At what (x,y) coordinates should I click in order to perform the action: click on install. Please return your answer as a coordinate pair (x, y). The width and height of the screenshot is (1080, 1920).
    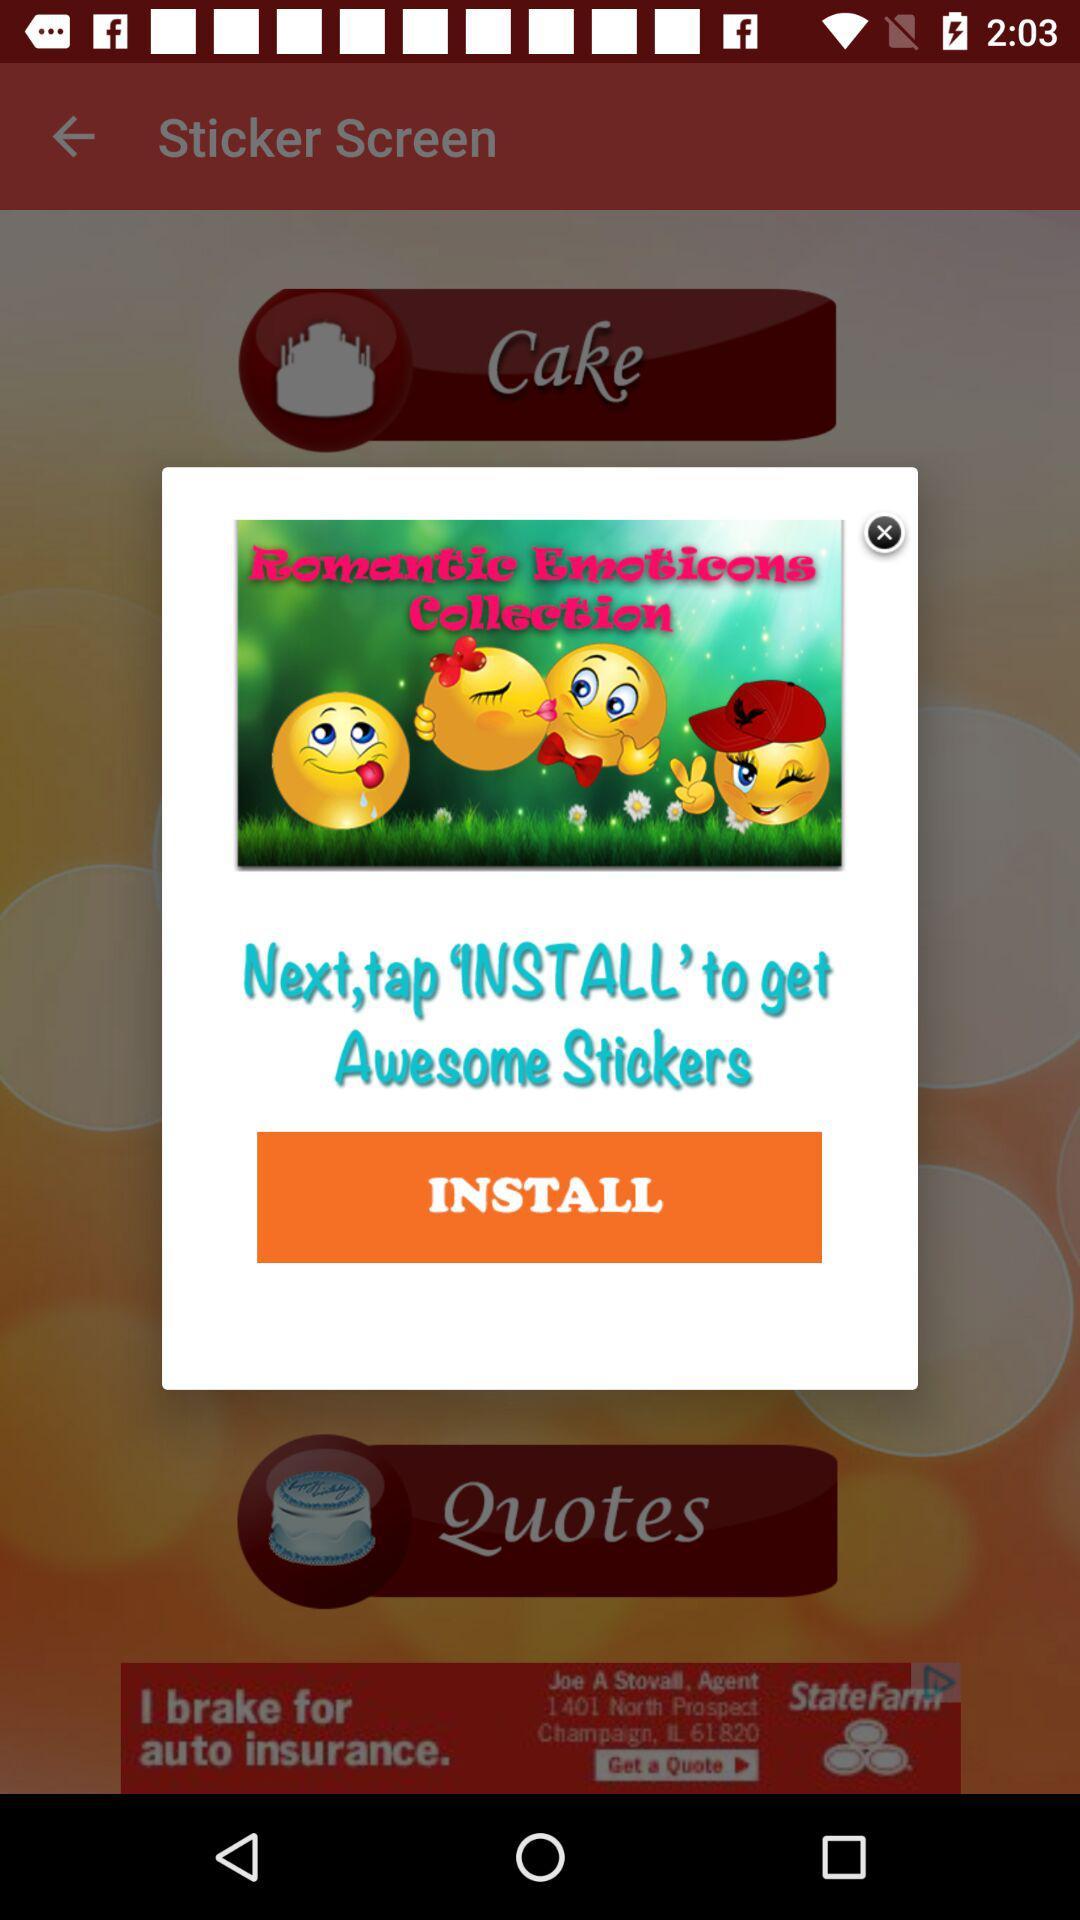
    Looking at the image, I should click on (538, 1197).